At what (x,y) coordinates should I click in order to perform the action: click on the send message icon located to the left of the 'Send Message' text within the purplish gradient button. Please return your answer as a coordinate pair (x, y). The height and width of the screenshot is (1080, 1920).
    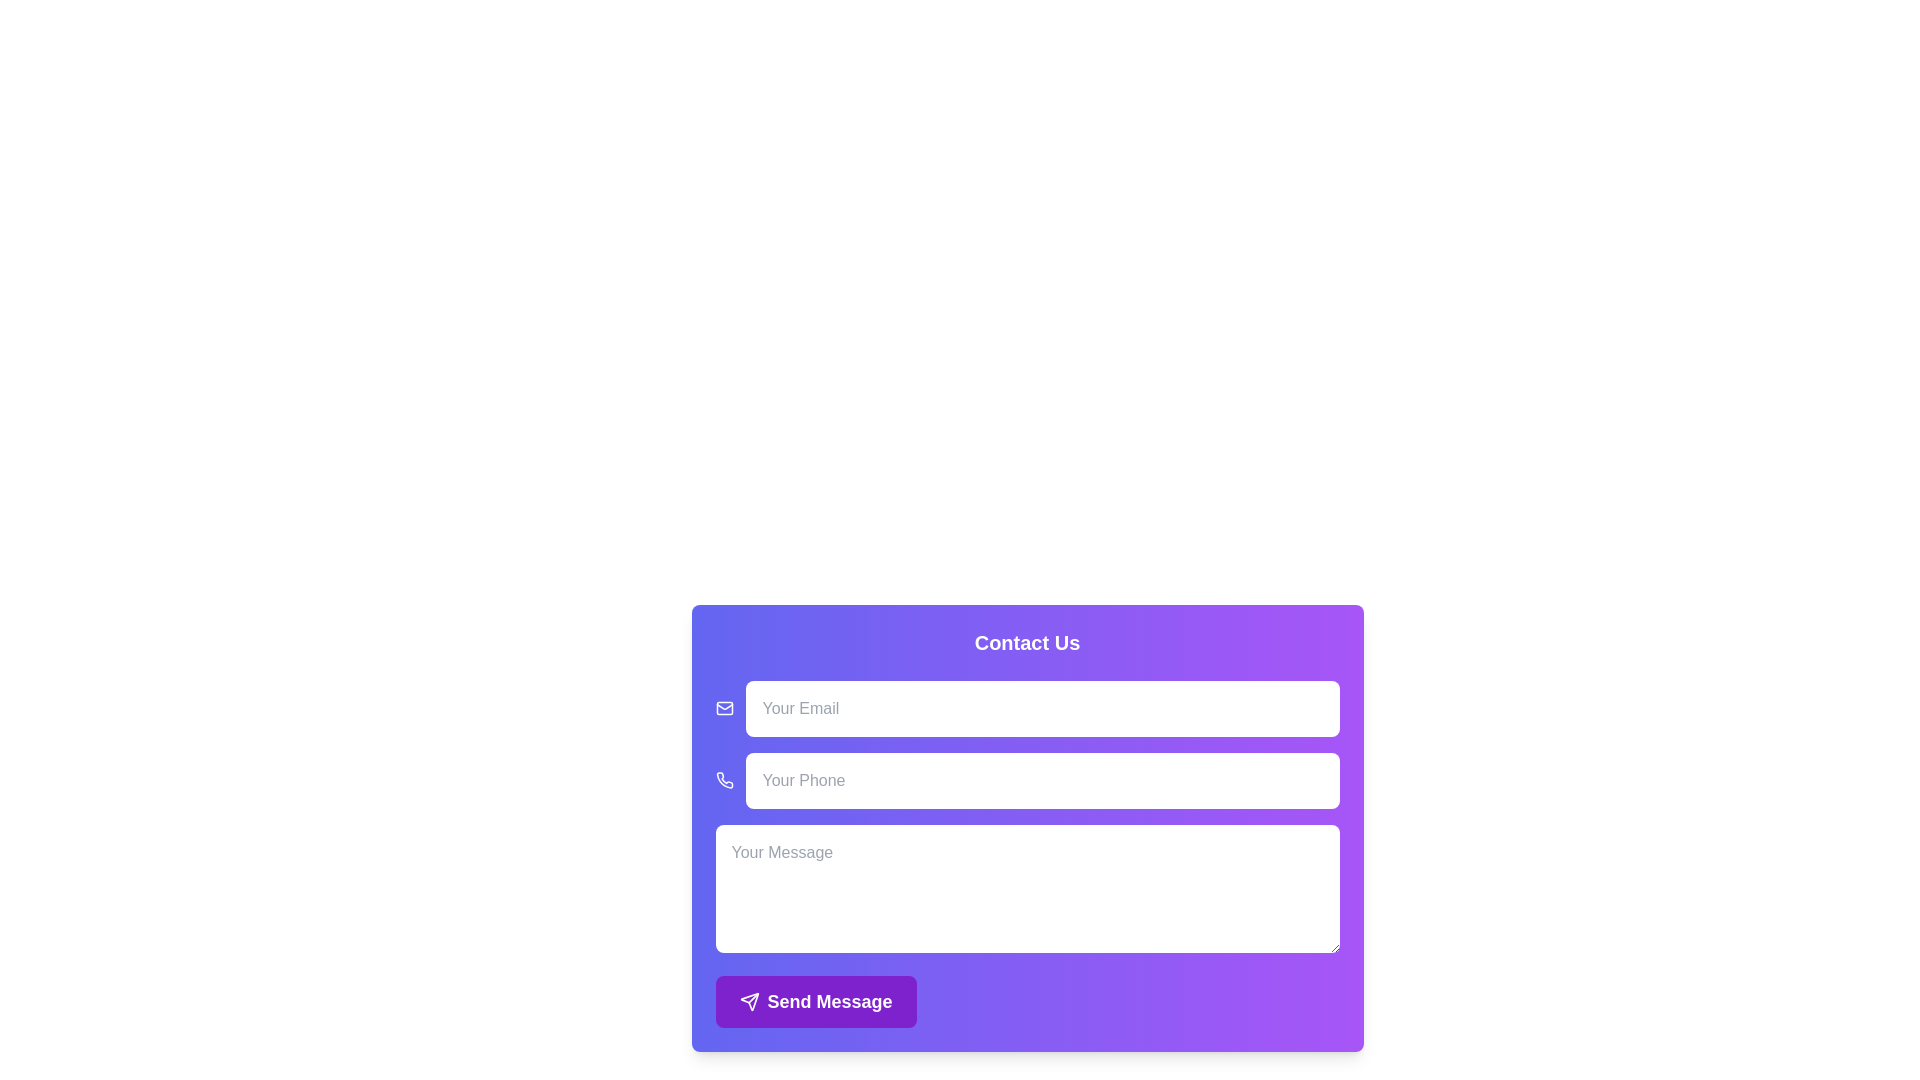
    Looking at the image, I should click on (748, 1002).